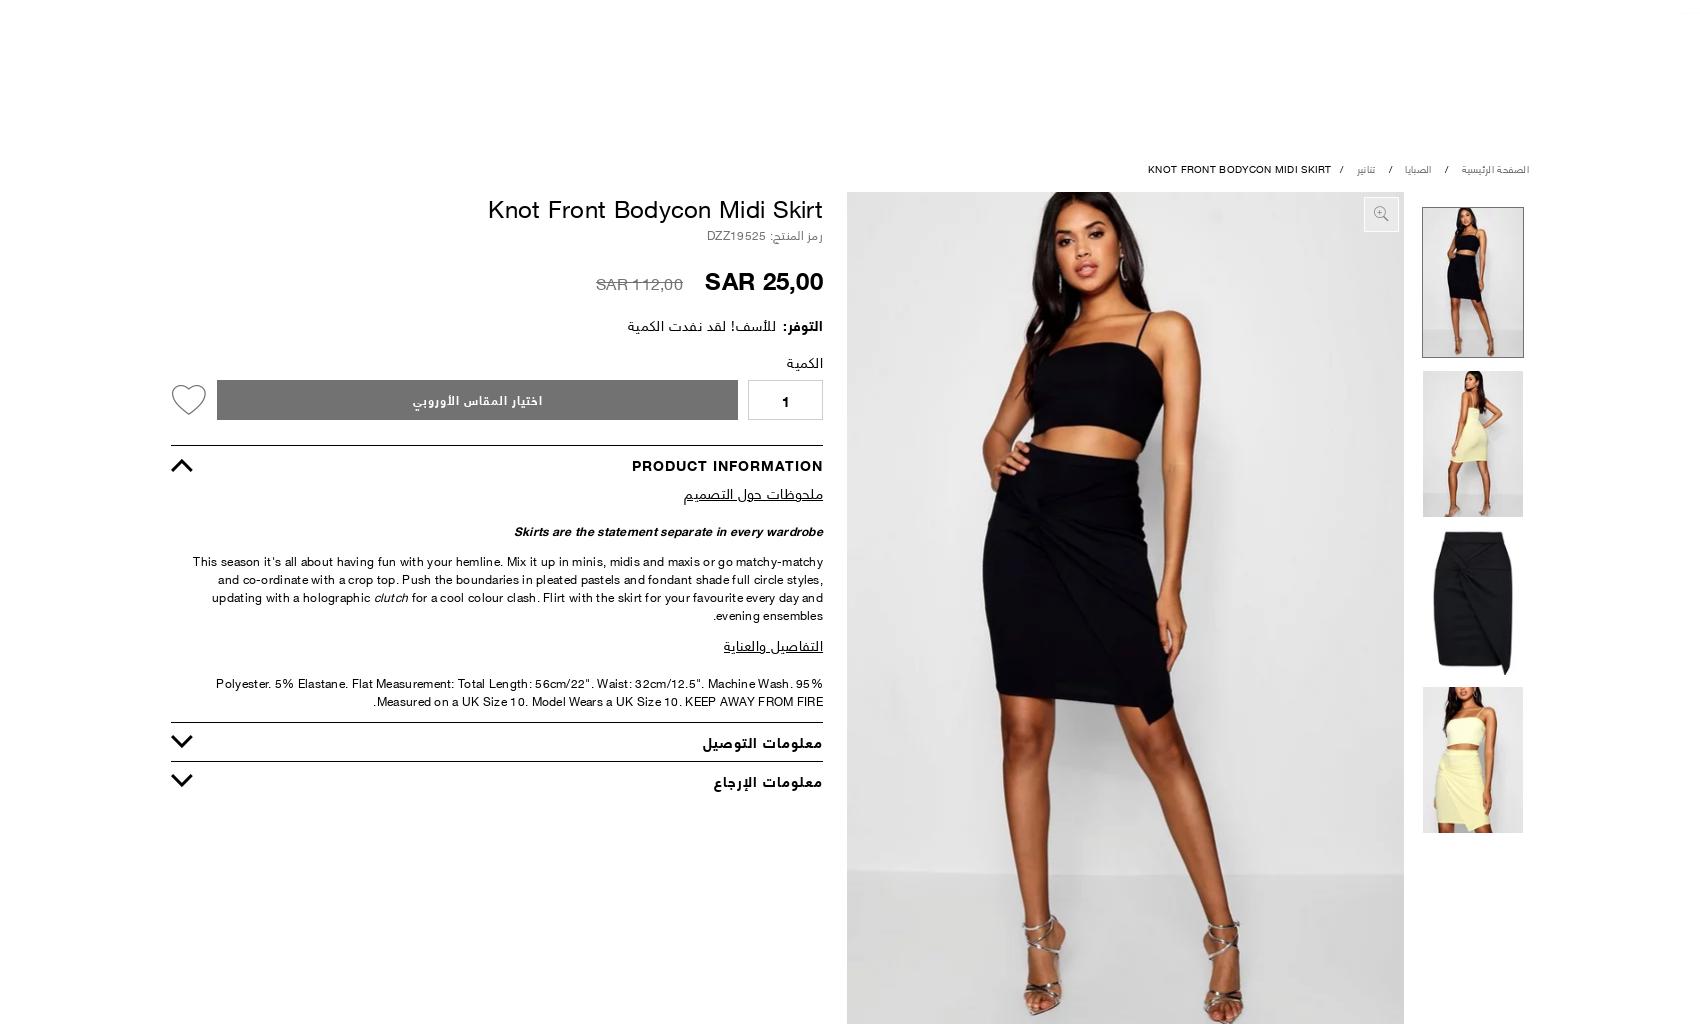 This screenshot has height=1024, width=1700. Describe the element at coordinates (625, 323) in the screenshot. I see `'للأسف! لقد نفدت الكمية'` at that location.